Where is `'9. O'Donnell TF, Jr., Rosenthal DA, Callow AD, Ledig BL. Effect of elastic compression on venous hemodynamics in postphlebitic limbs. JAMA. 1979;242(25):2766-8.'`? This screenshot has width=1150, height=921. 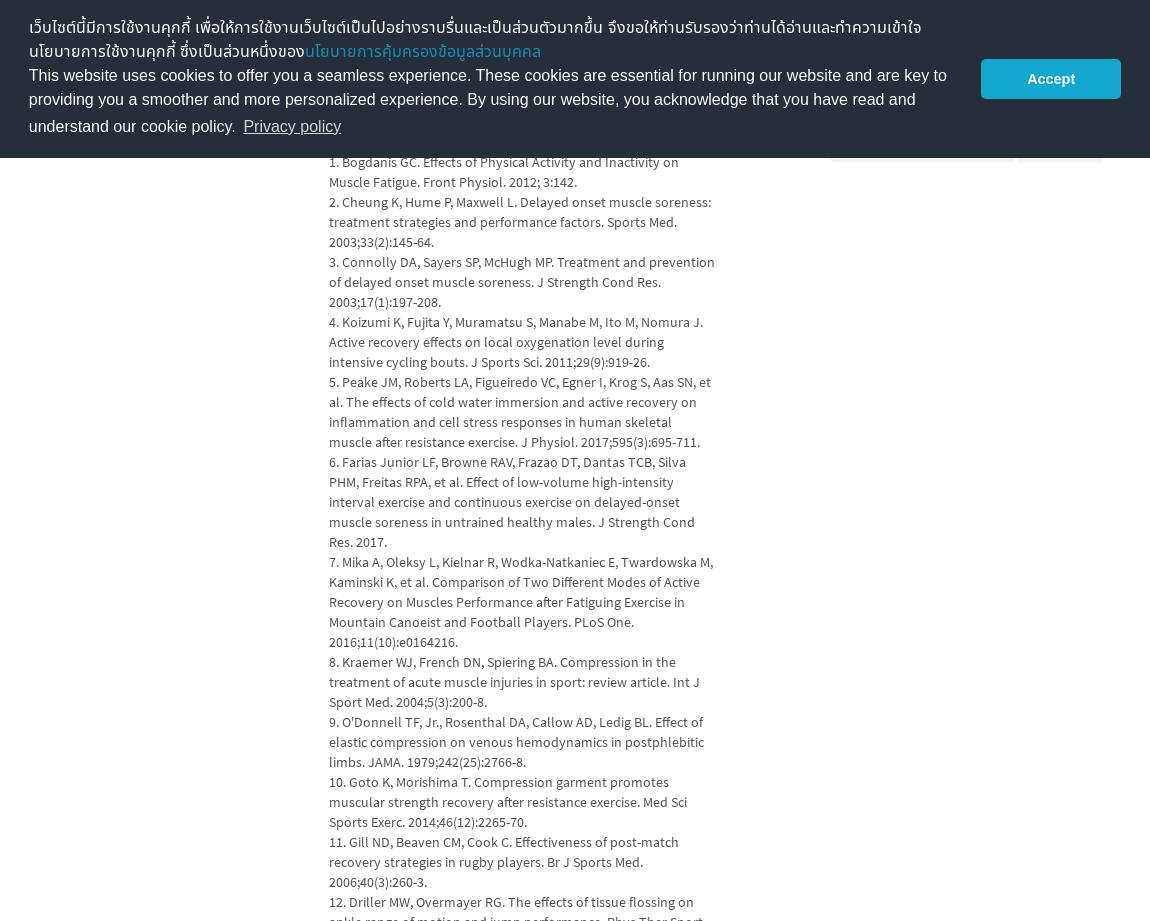
'9. O'Donnell TF, Jr., Rosenthal DA, Callow AD, Ledig BL. Effect of elastic compression on venous hemodynamics in postphlebitic limbs. JAMA. 1979;242(25):2766-8.' is located at coordinates (515, 741).